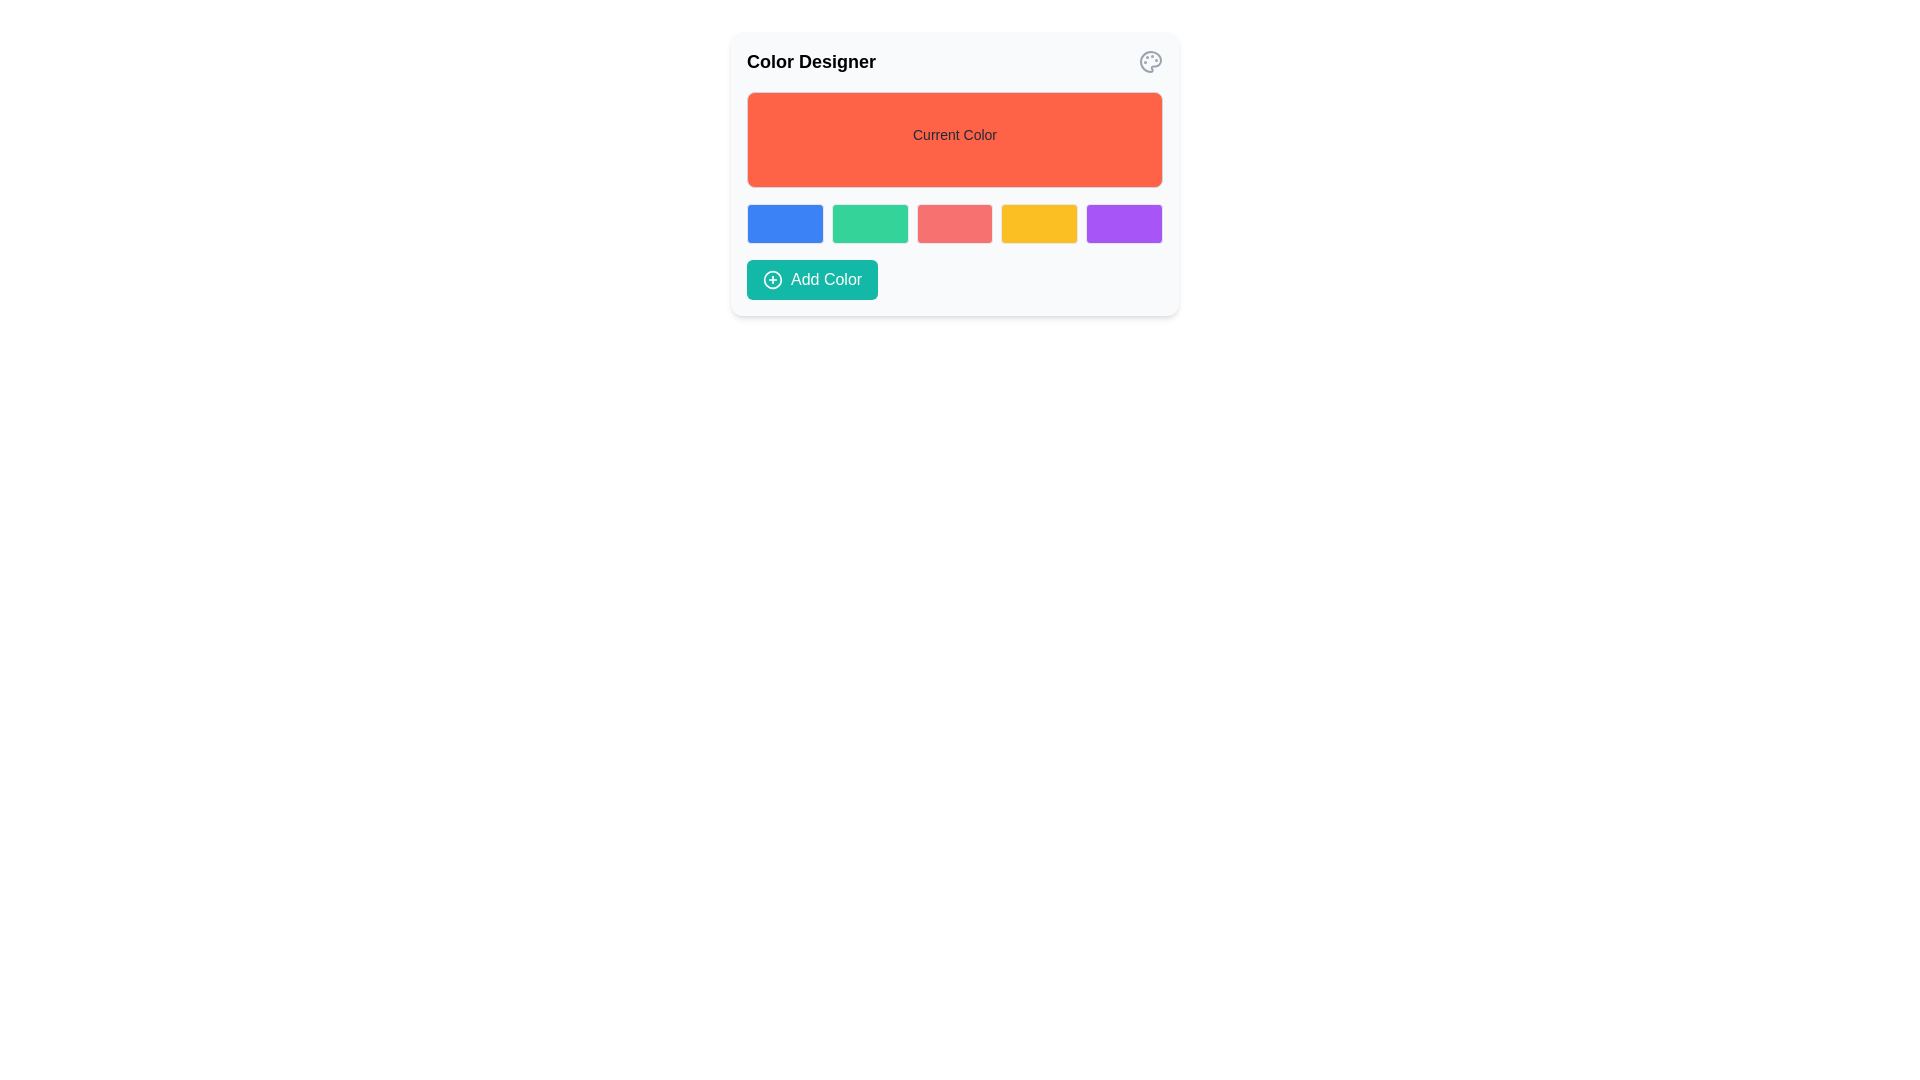 The image size is (1920, 1080). What do you see at coordinates (954, 223) in the screenshot?
I see `third light red button with rounded corners located below the 'Current Color' label for additional properties` at bounding box center [954, 223].